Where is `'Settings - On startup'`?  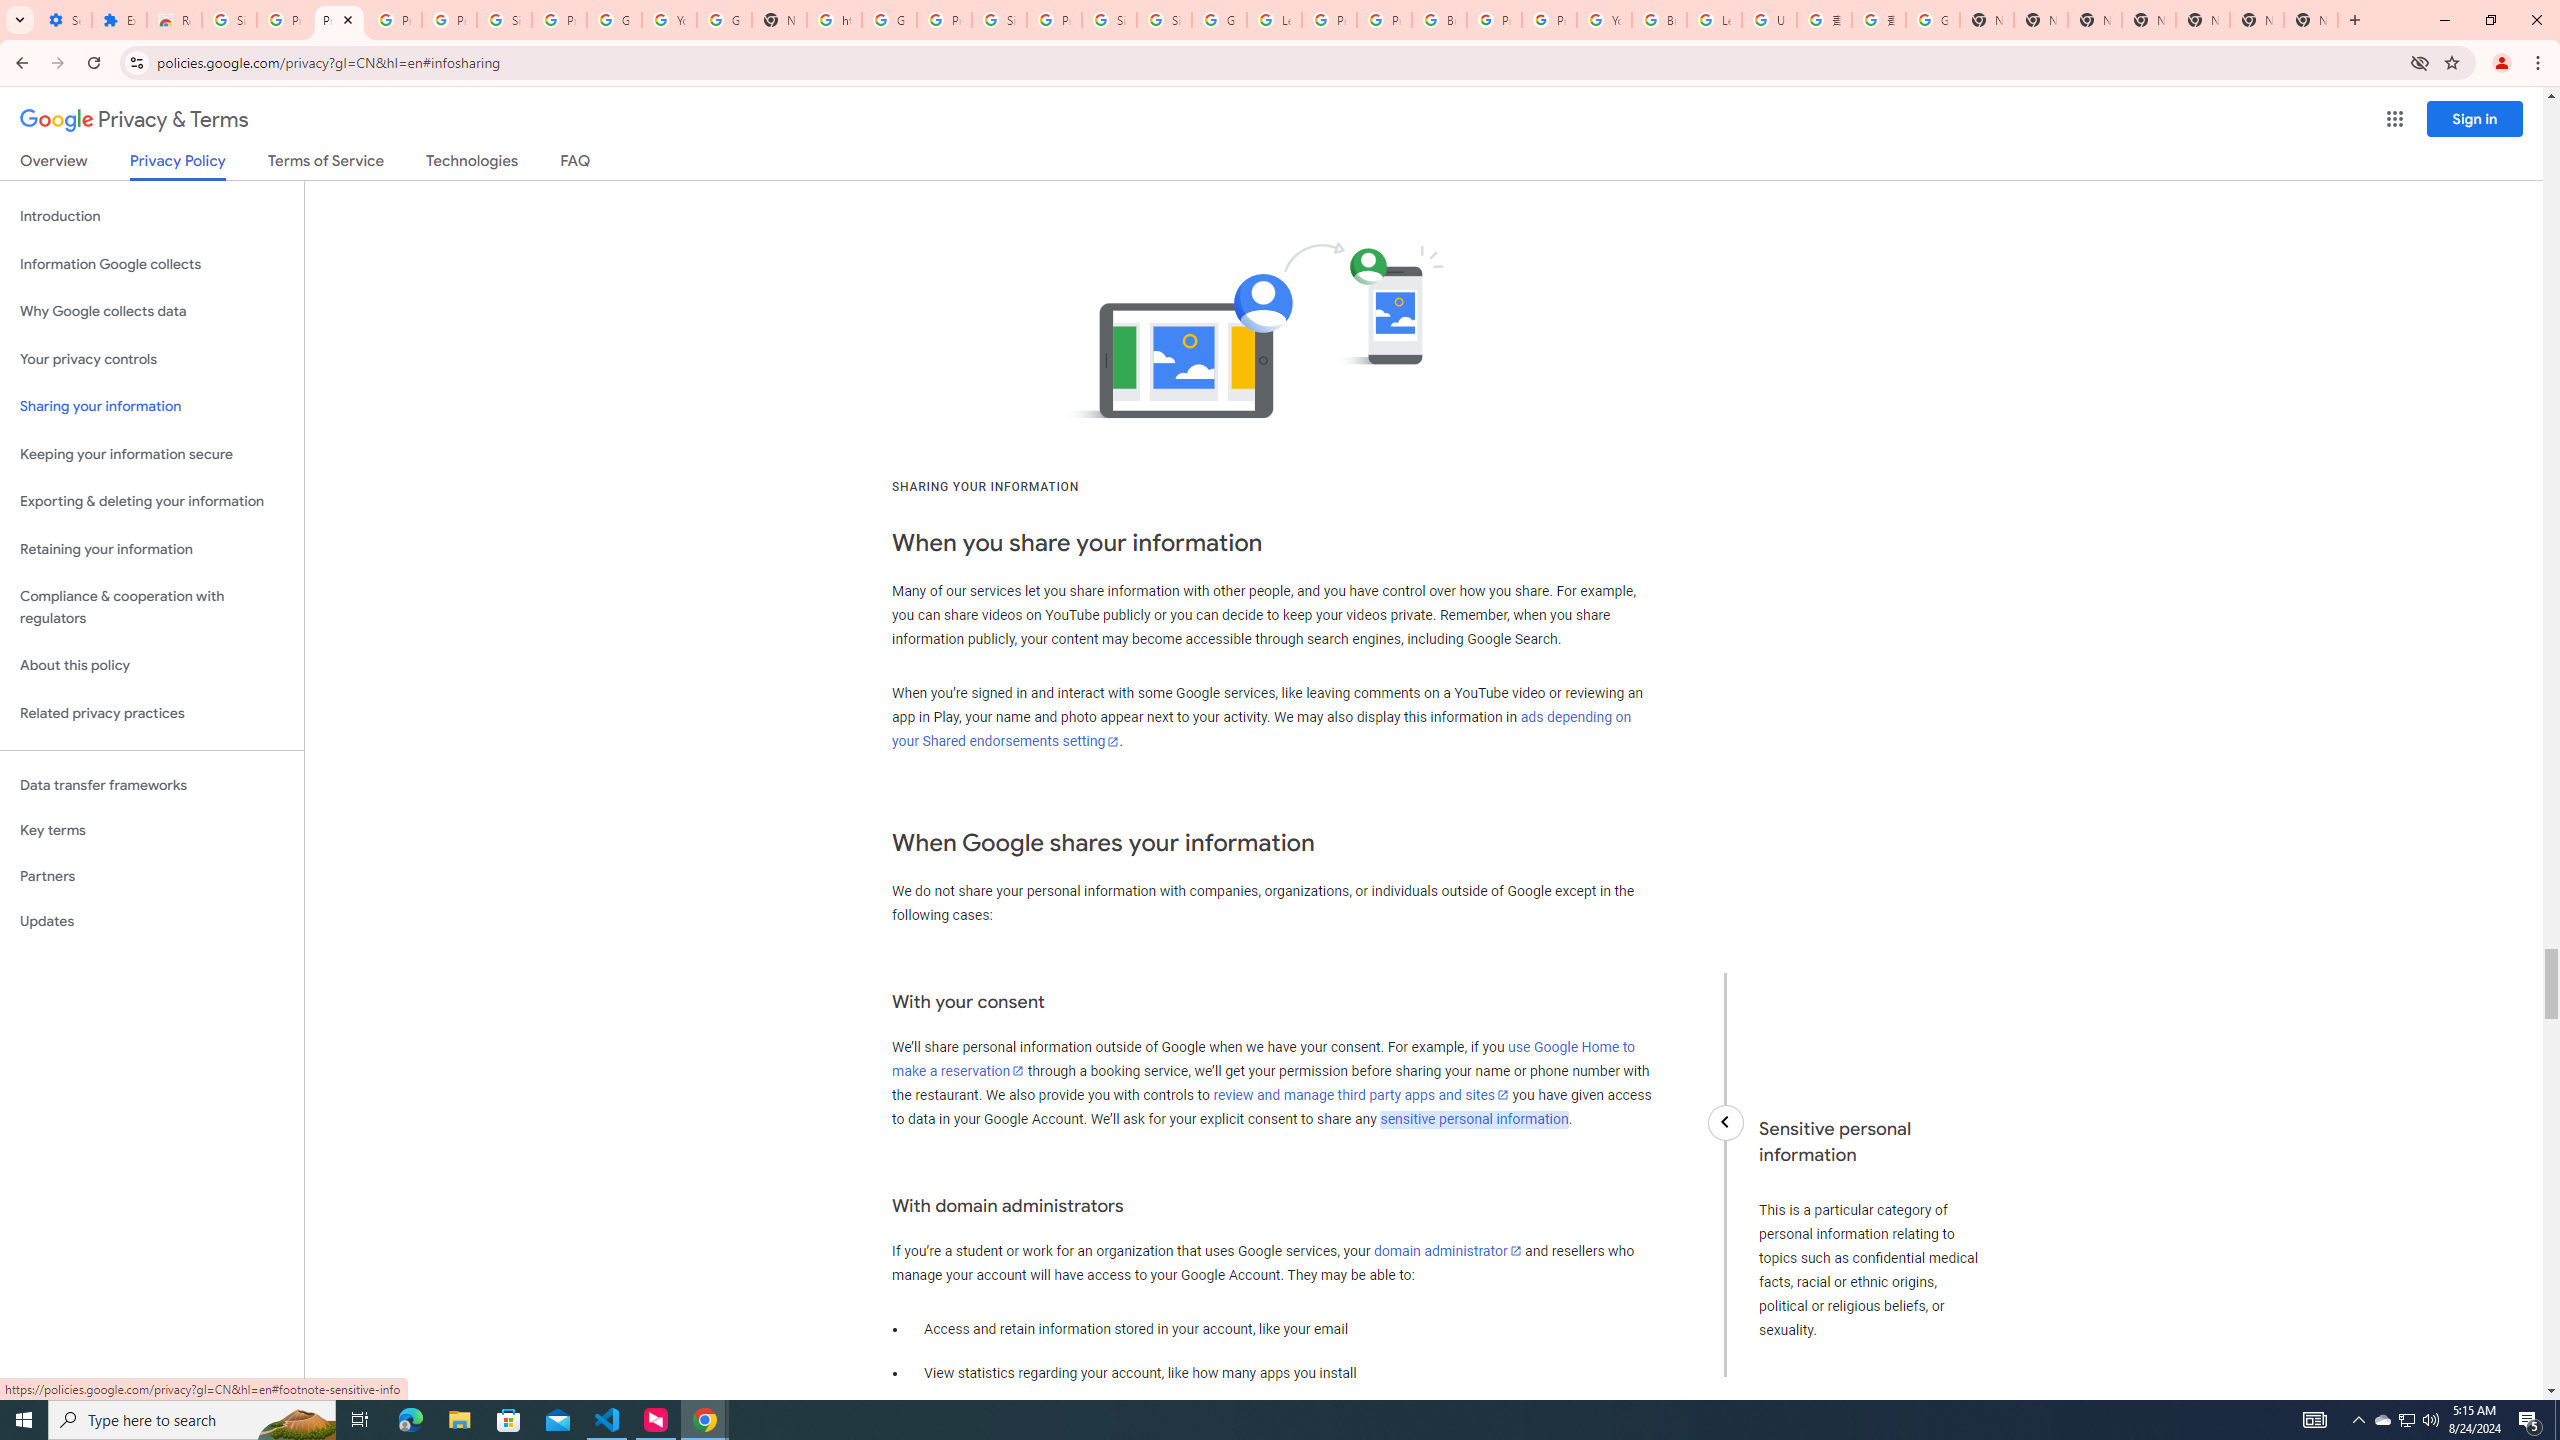 'Settings - On startup' is located at coordinates (64, 19).